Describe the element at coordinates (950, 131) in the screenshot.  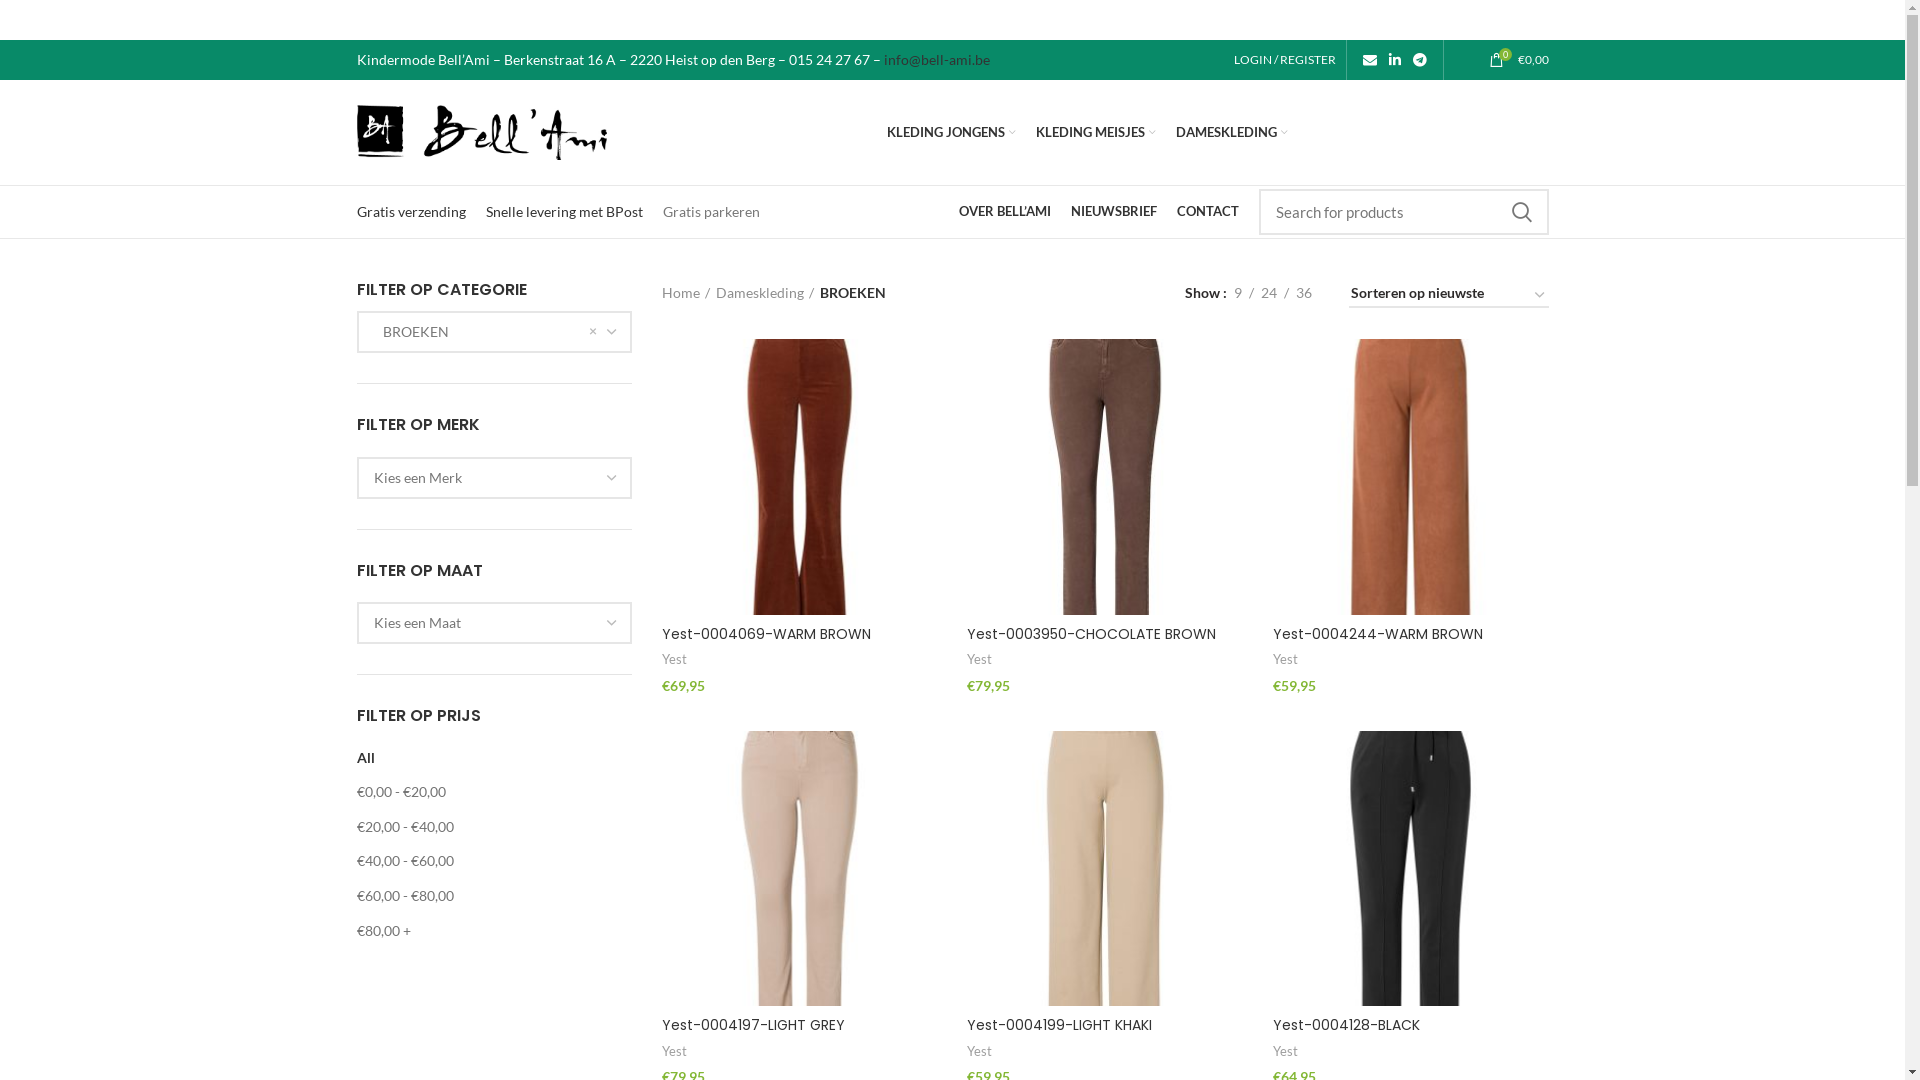
I see `'KLEDING JONGENS'` at that location.